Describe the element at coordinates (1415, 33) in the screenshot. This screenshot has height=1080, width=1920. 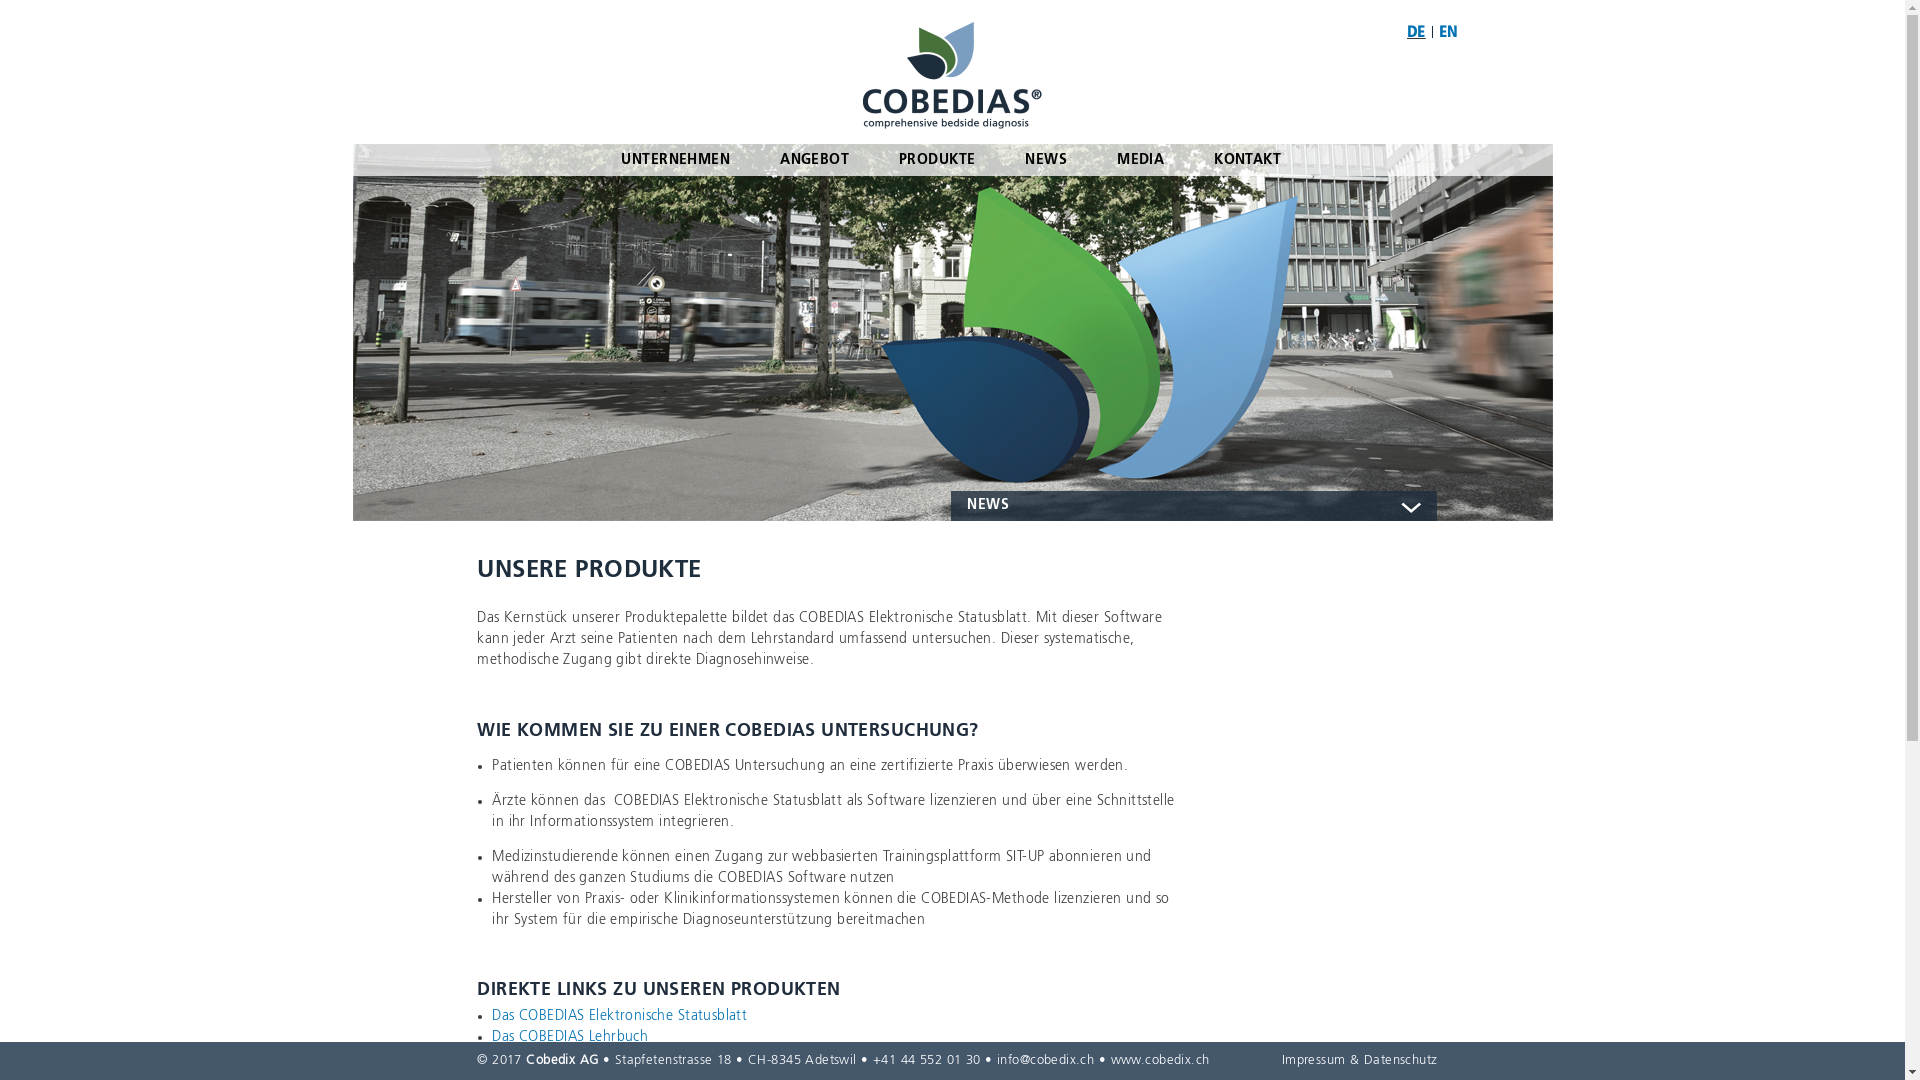
I see `'DE'` at that location.